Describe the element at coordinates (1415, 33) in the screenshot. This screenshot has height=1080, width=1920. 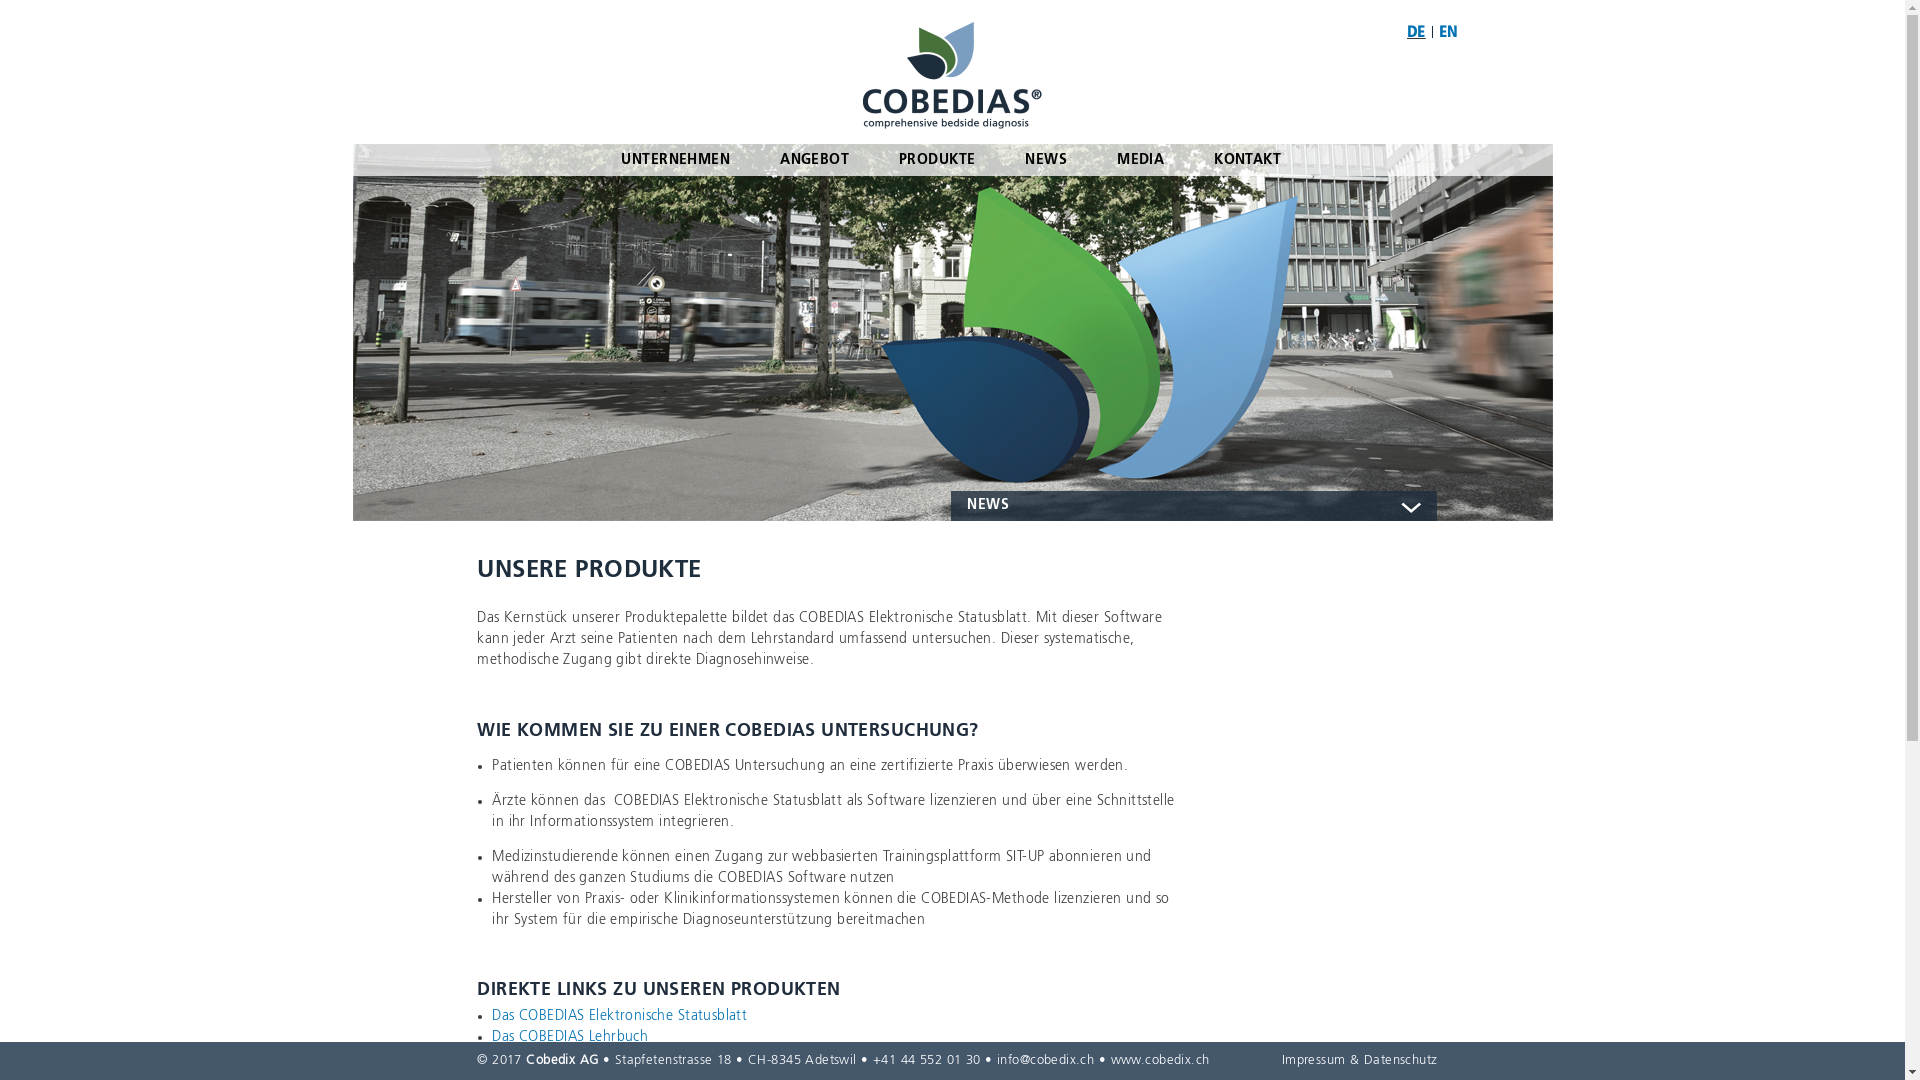
I see `'DE'` at that location.